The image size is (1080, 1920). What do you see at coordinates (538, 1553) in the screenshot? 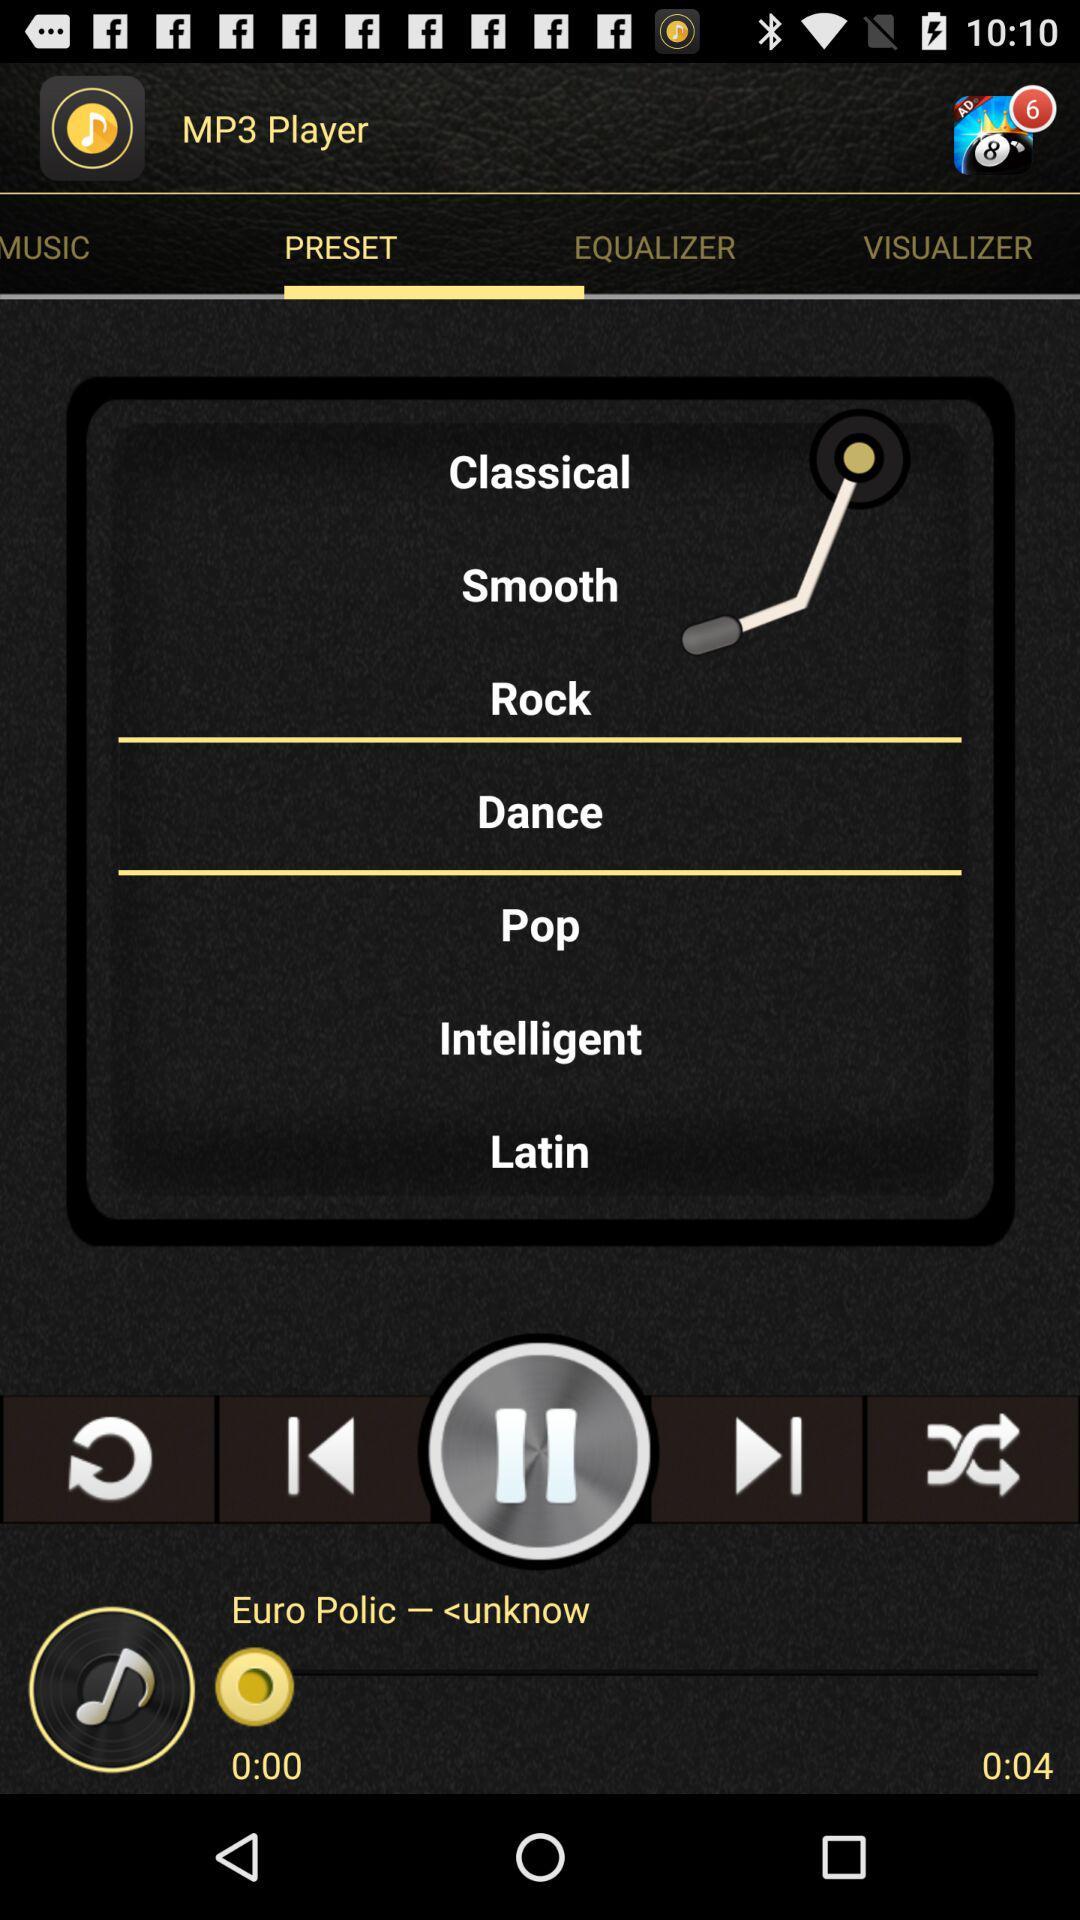
I see `the pause icon` at bounding box center [538, 1553].